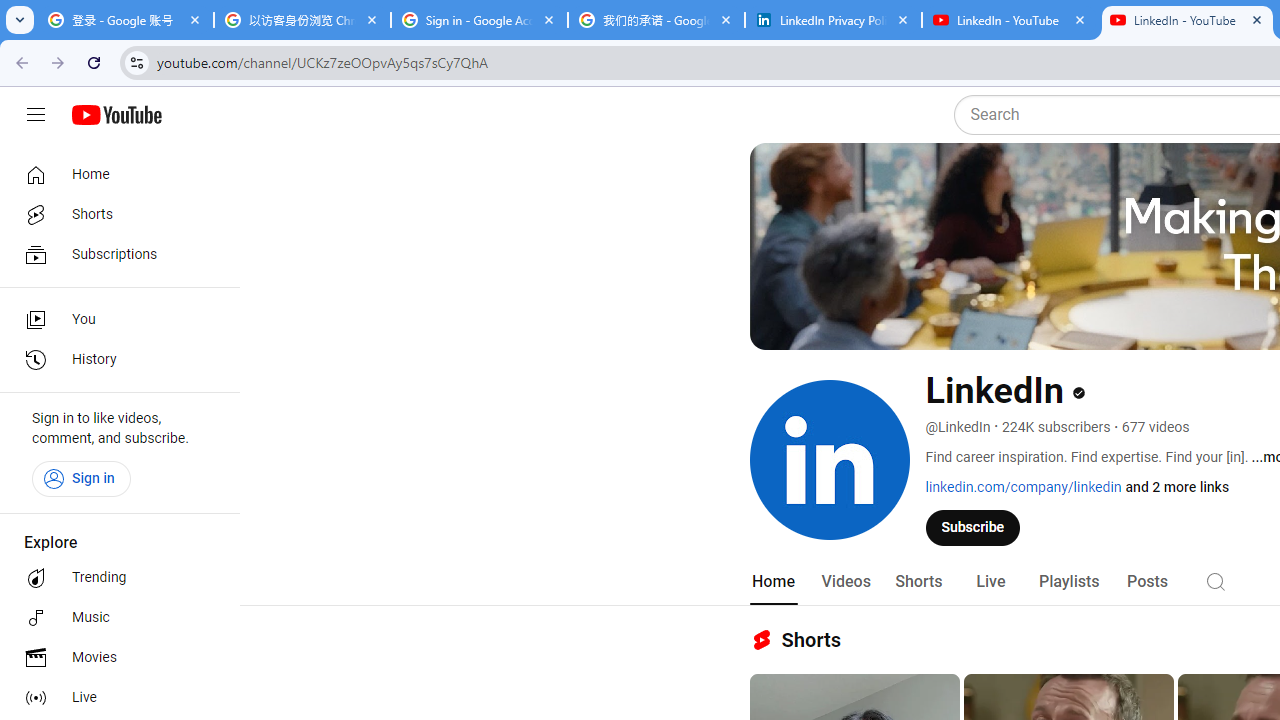  What do you see at coordinates (1024, 487) in the screenshot?
I see `'linkedin.com/company/linkedin'` at bounding box center [1024, 487].